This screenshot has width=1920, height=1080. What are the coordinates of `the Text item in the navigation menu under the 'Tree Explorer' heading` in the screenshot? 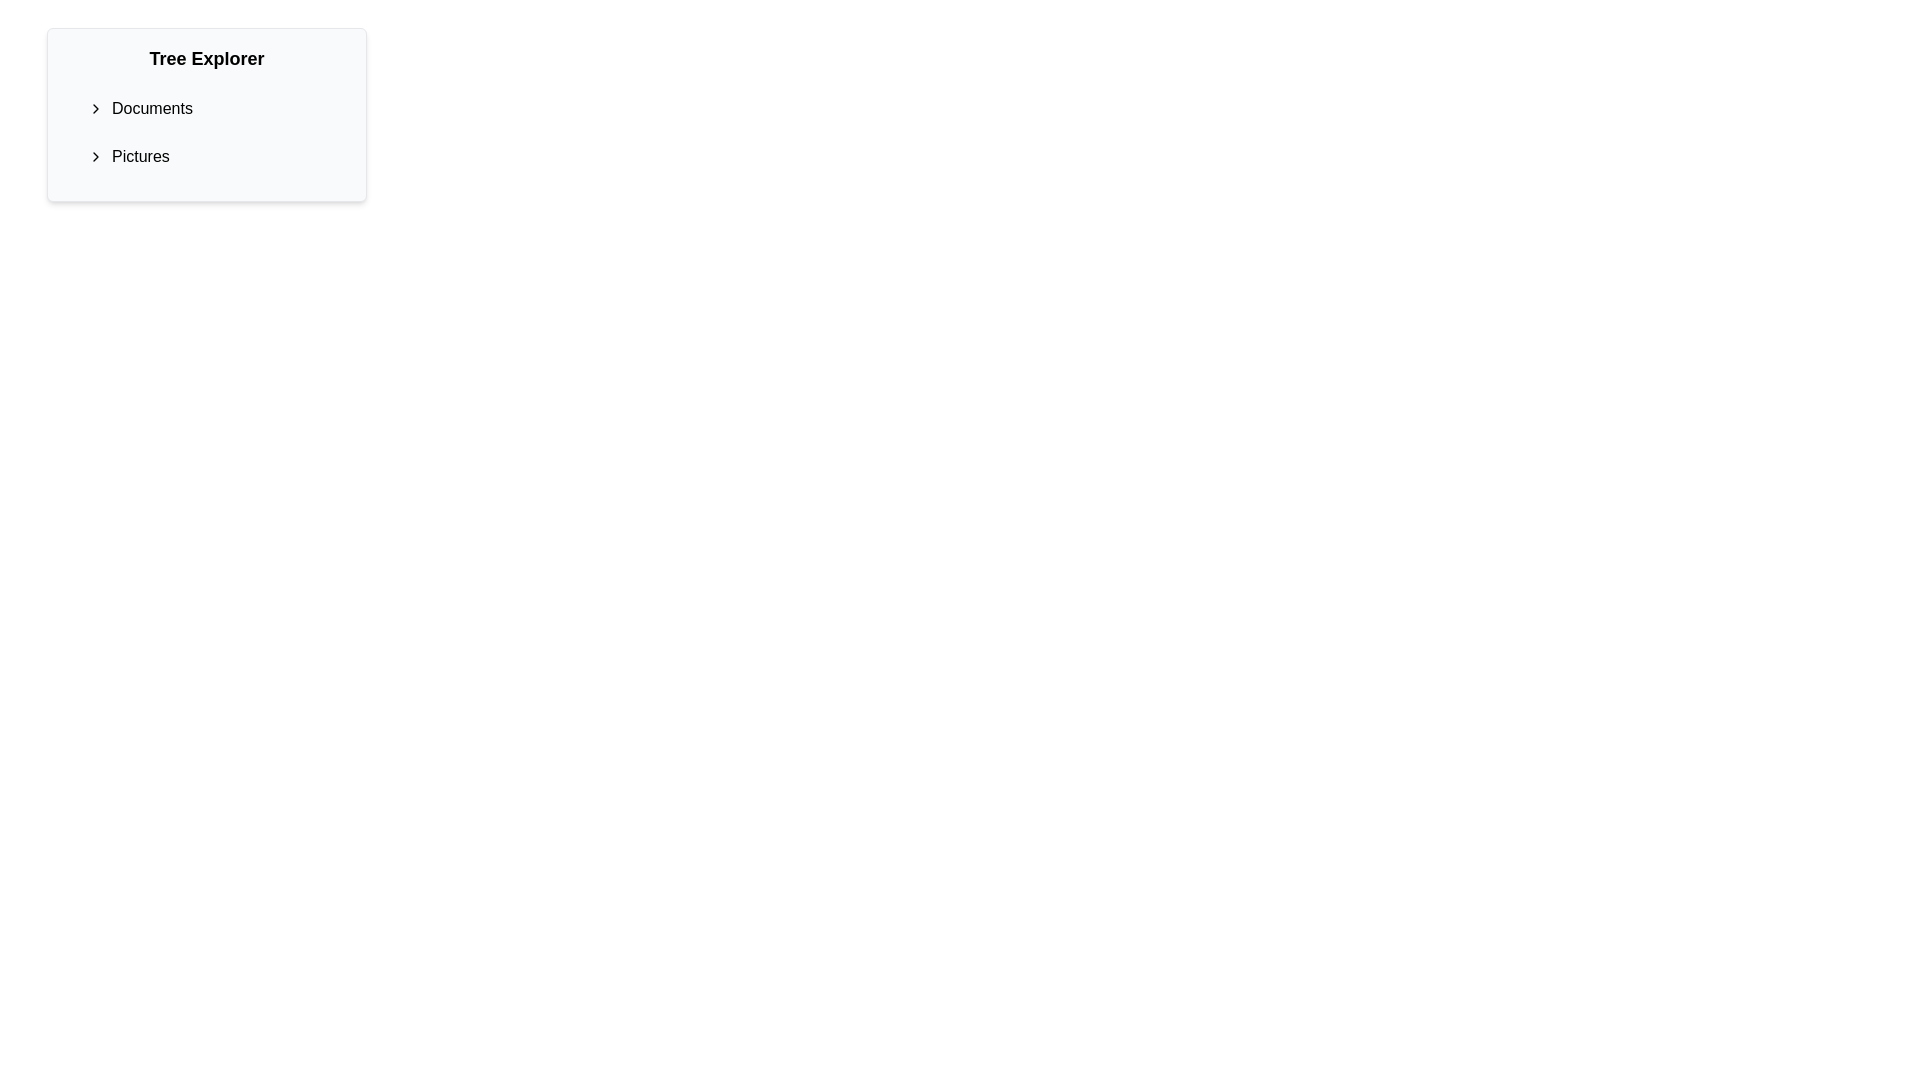 It's located at (151, 108).